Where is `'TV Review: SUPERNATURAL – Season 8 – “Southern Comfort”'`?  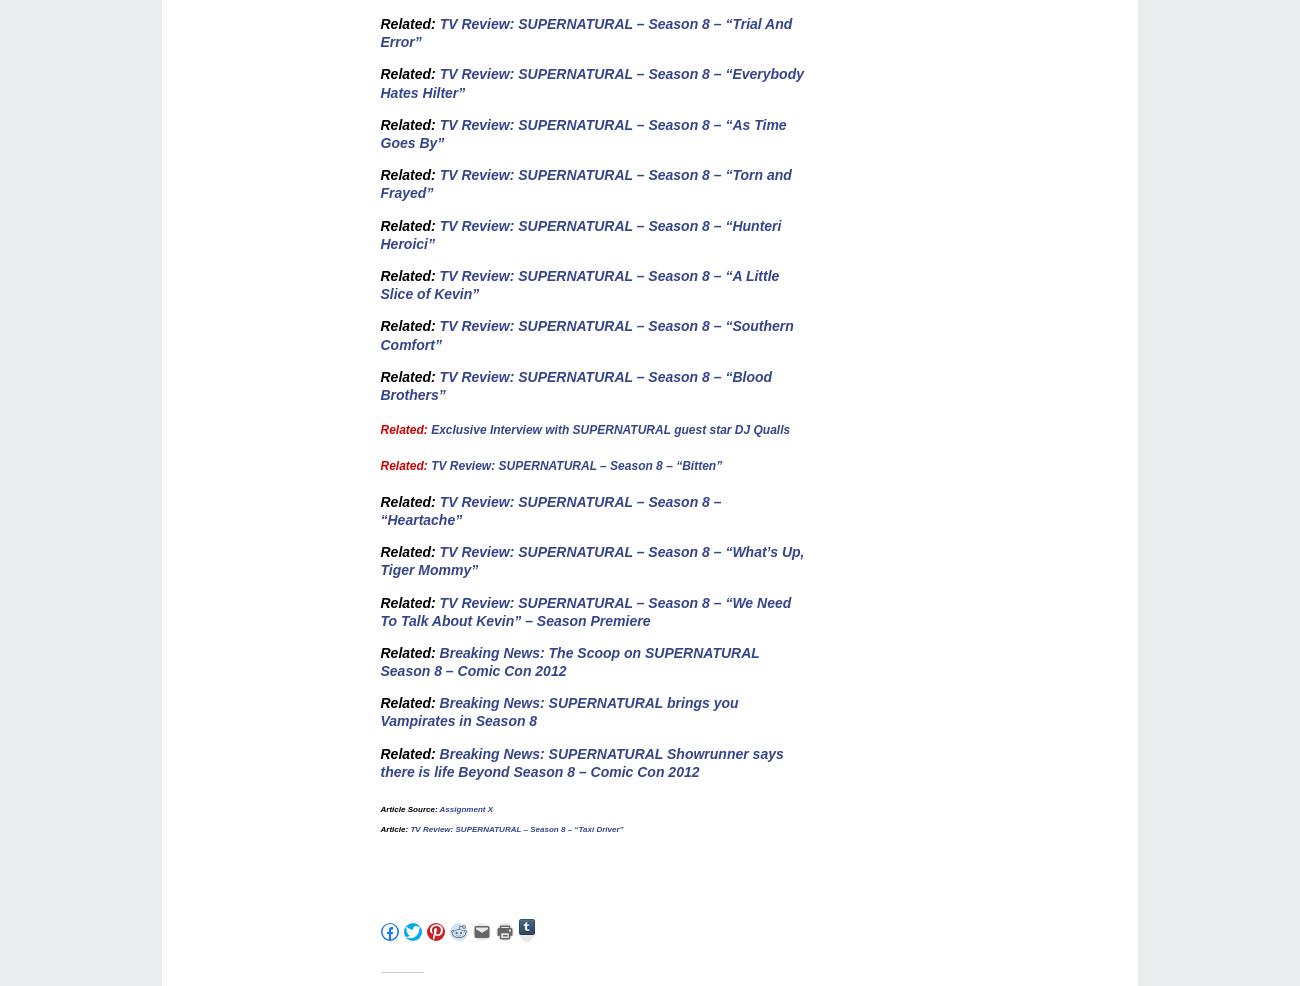 'TV Review: SUPERNATURAL – Season 8 – “Southern Comfort”' is located at coordinates (585, 334).